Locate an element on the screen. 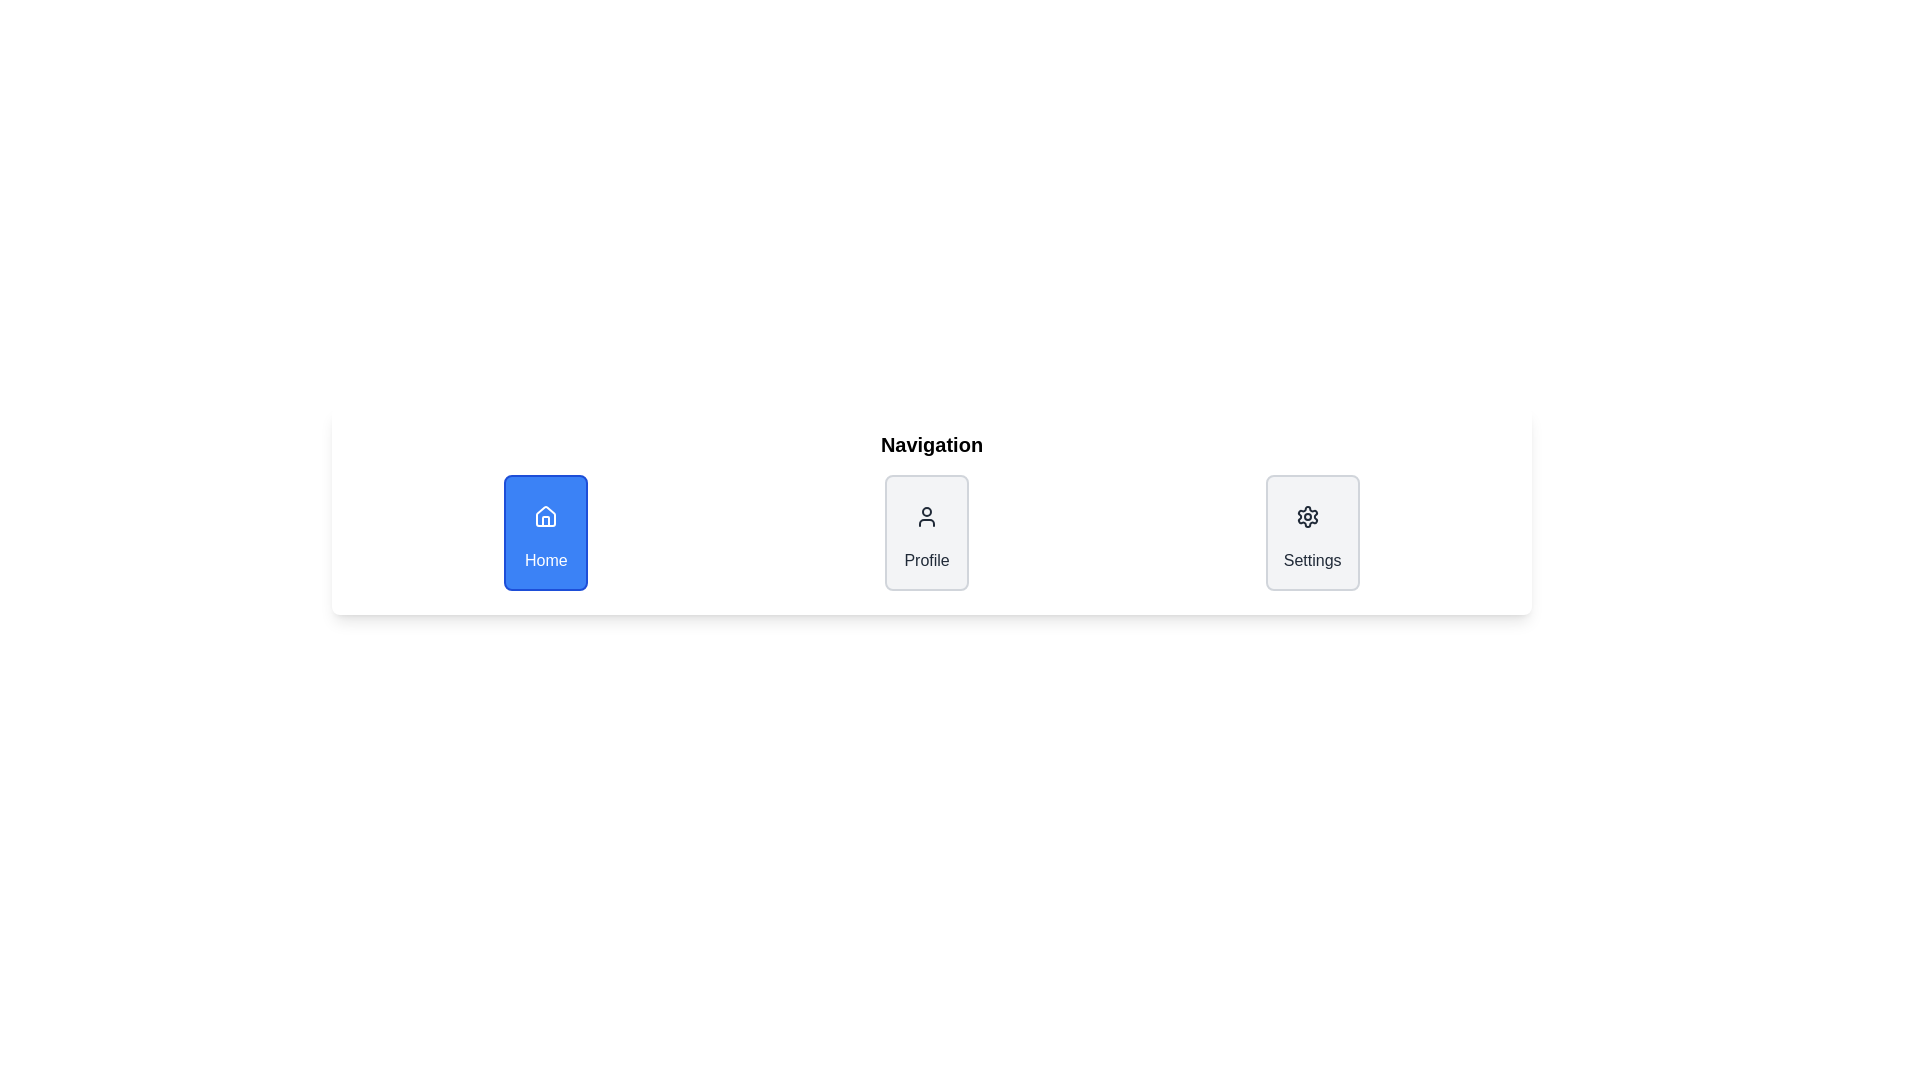  the blue rectangular 'Home' button with a house icon and text below is located at coordinates (546, 531).